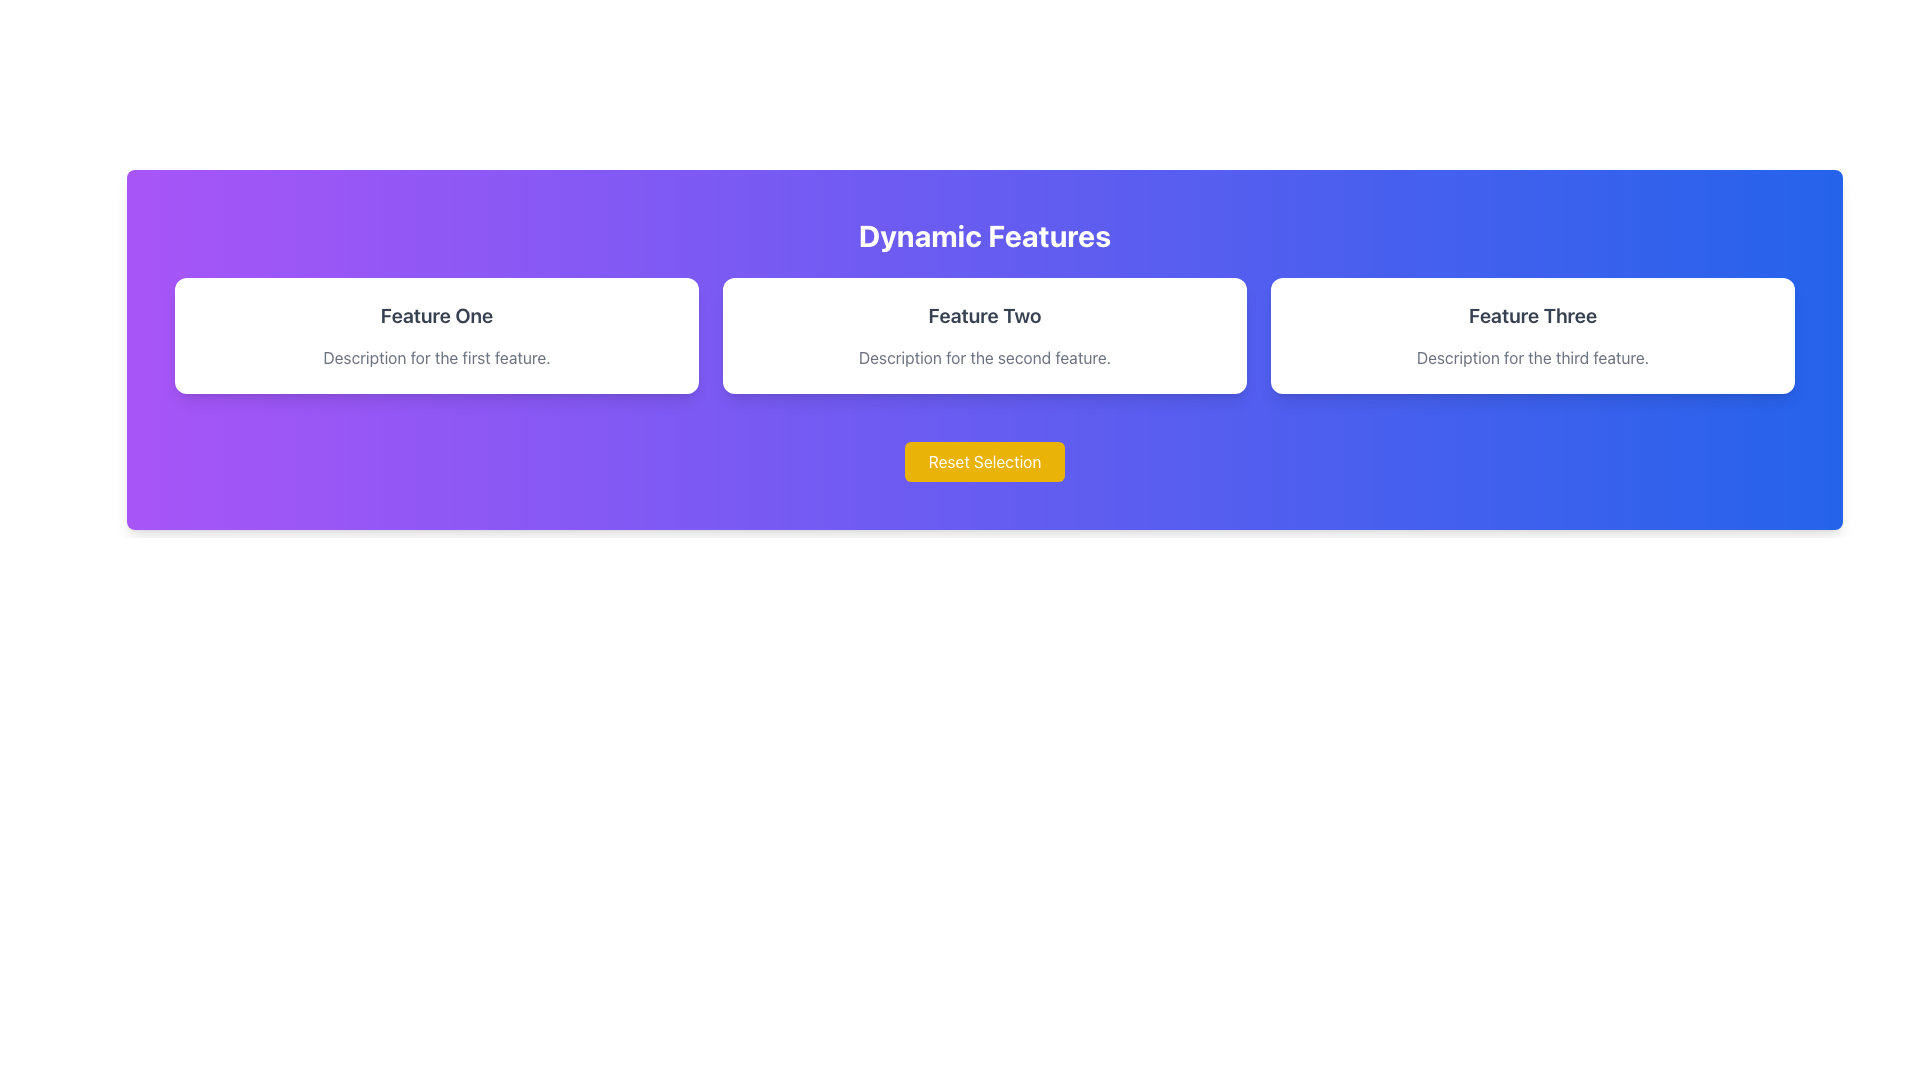  What do you see at coordinates (984, 462) in the screenshot?
I see `the reset button located beneath the feature description cards to observe the hover effect` at bounding box center [984, 462].